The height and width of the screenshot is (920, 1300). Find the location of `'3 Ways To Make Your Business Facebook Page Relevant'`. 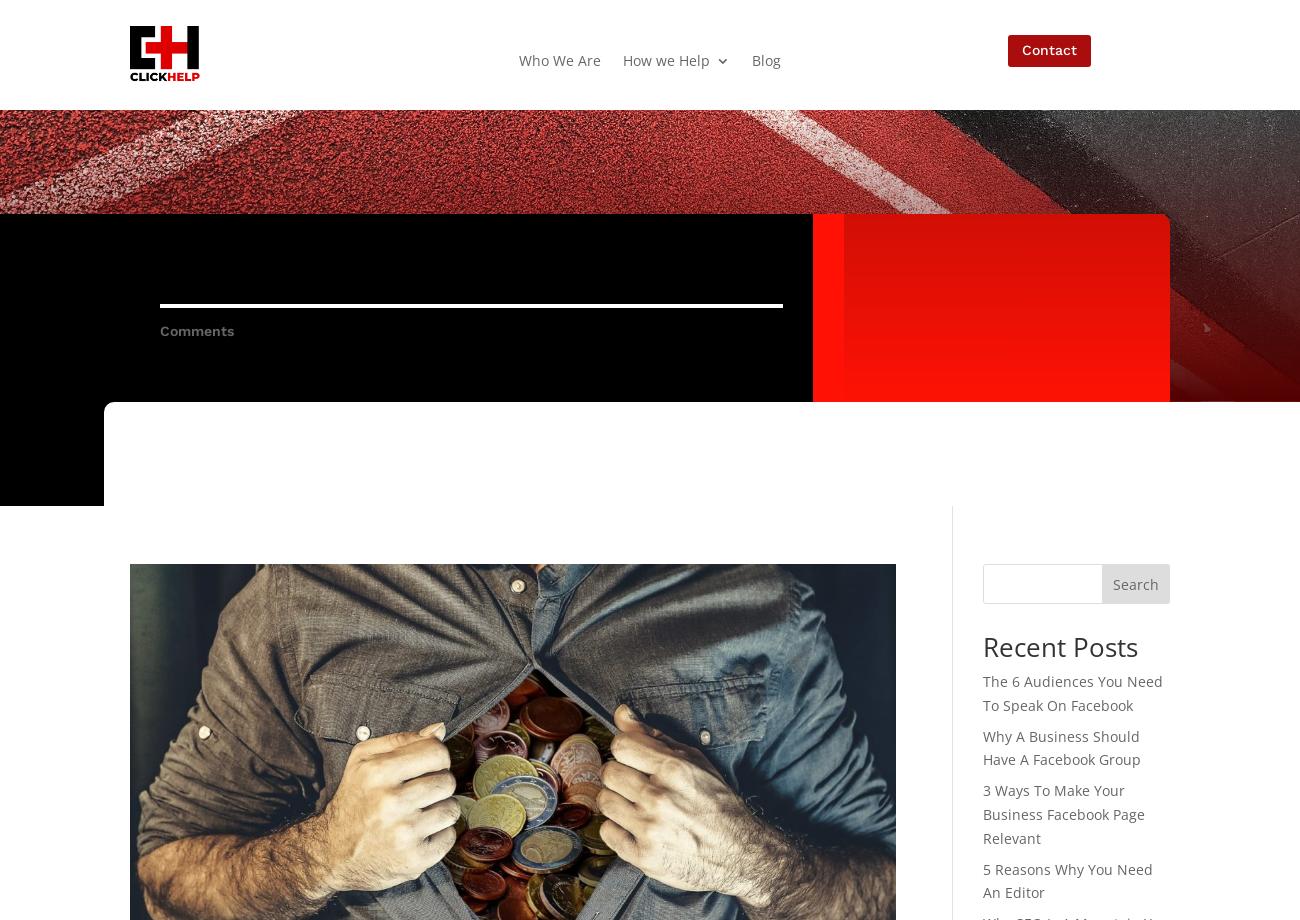

'3 Ways To Make Your Business Facebook Page Relevant' is located at coordinates (1063, 813).